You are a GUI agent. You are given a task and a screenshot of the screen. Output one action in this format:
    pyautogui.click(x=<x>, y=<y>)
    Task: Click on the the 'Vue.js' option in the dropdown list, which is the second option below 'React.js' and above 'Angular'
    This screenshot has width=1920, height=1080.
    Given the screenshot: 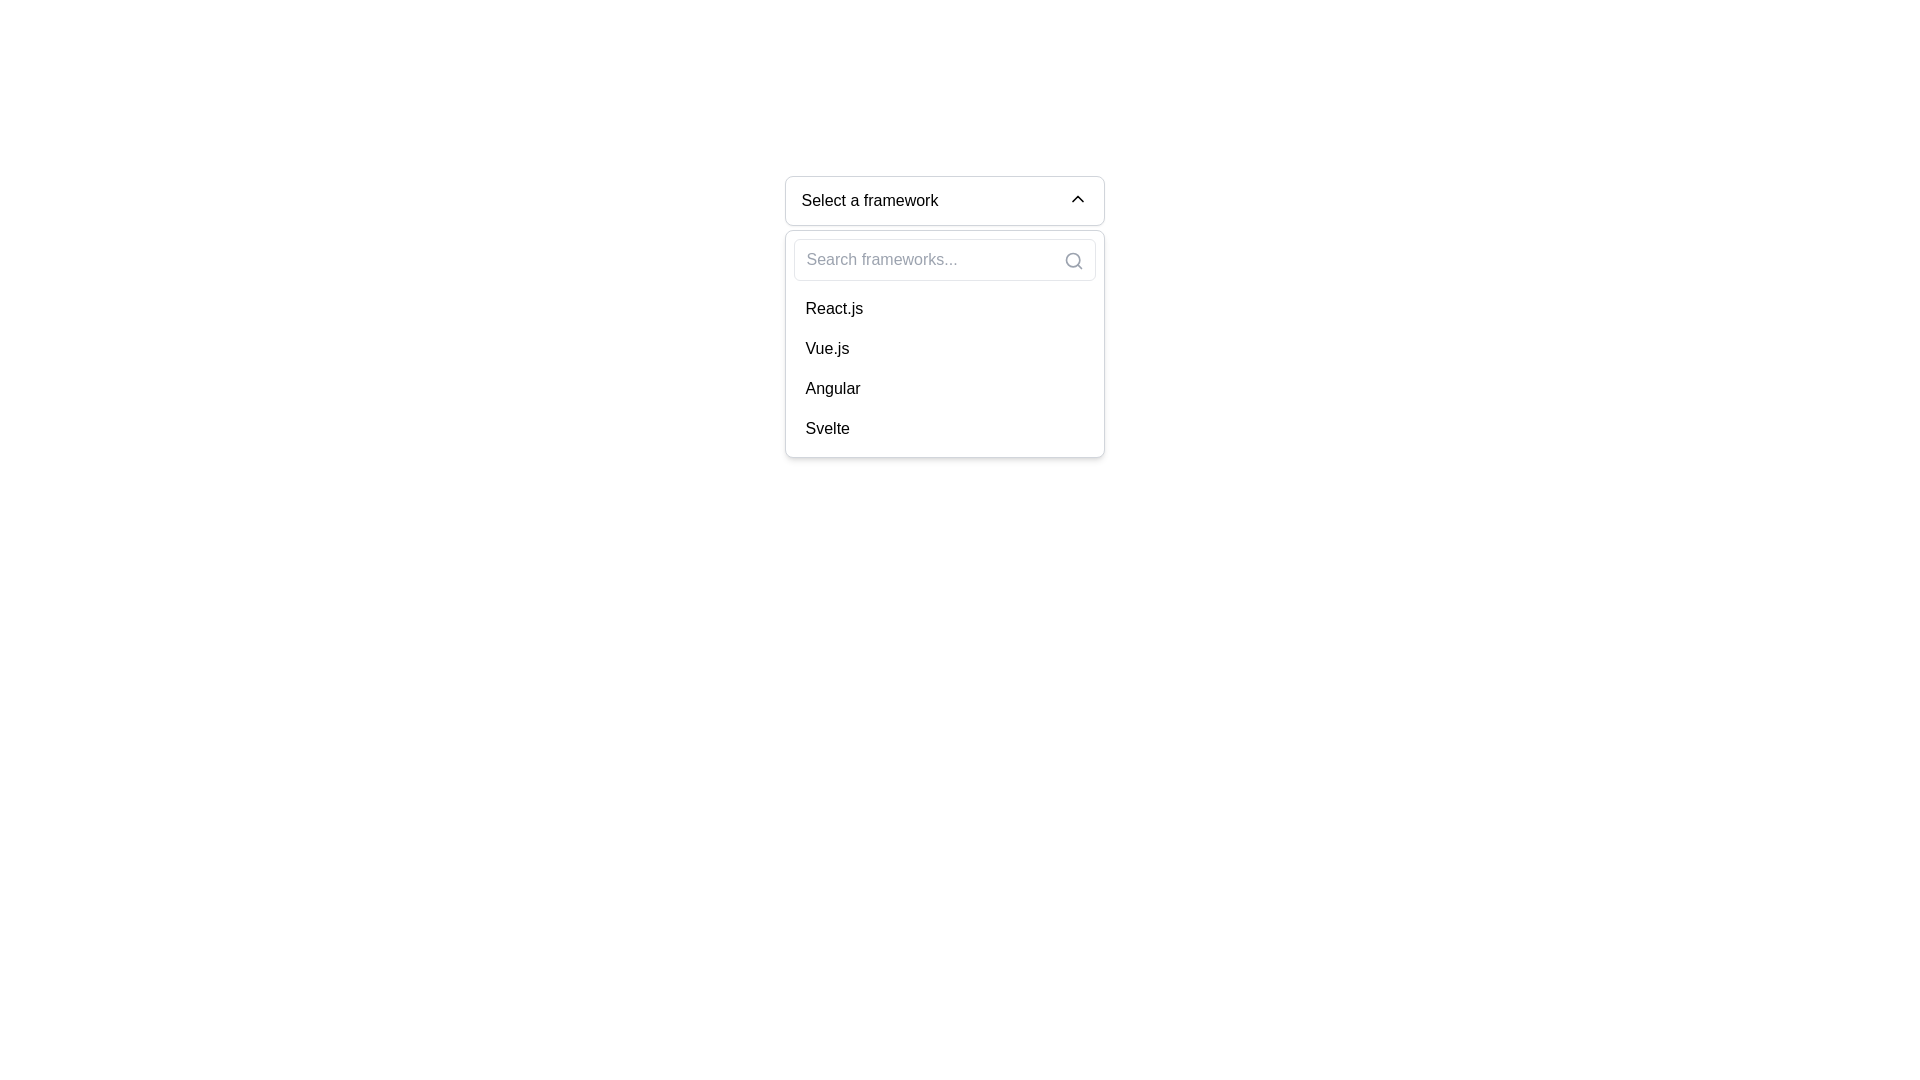 What is the action you would take?
    pyautogui.click(x=943, y=347)
    